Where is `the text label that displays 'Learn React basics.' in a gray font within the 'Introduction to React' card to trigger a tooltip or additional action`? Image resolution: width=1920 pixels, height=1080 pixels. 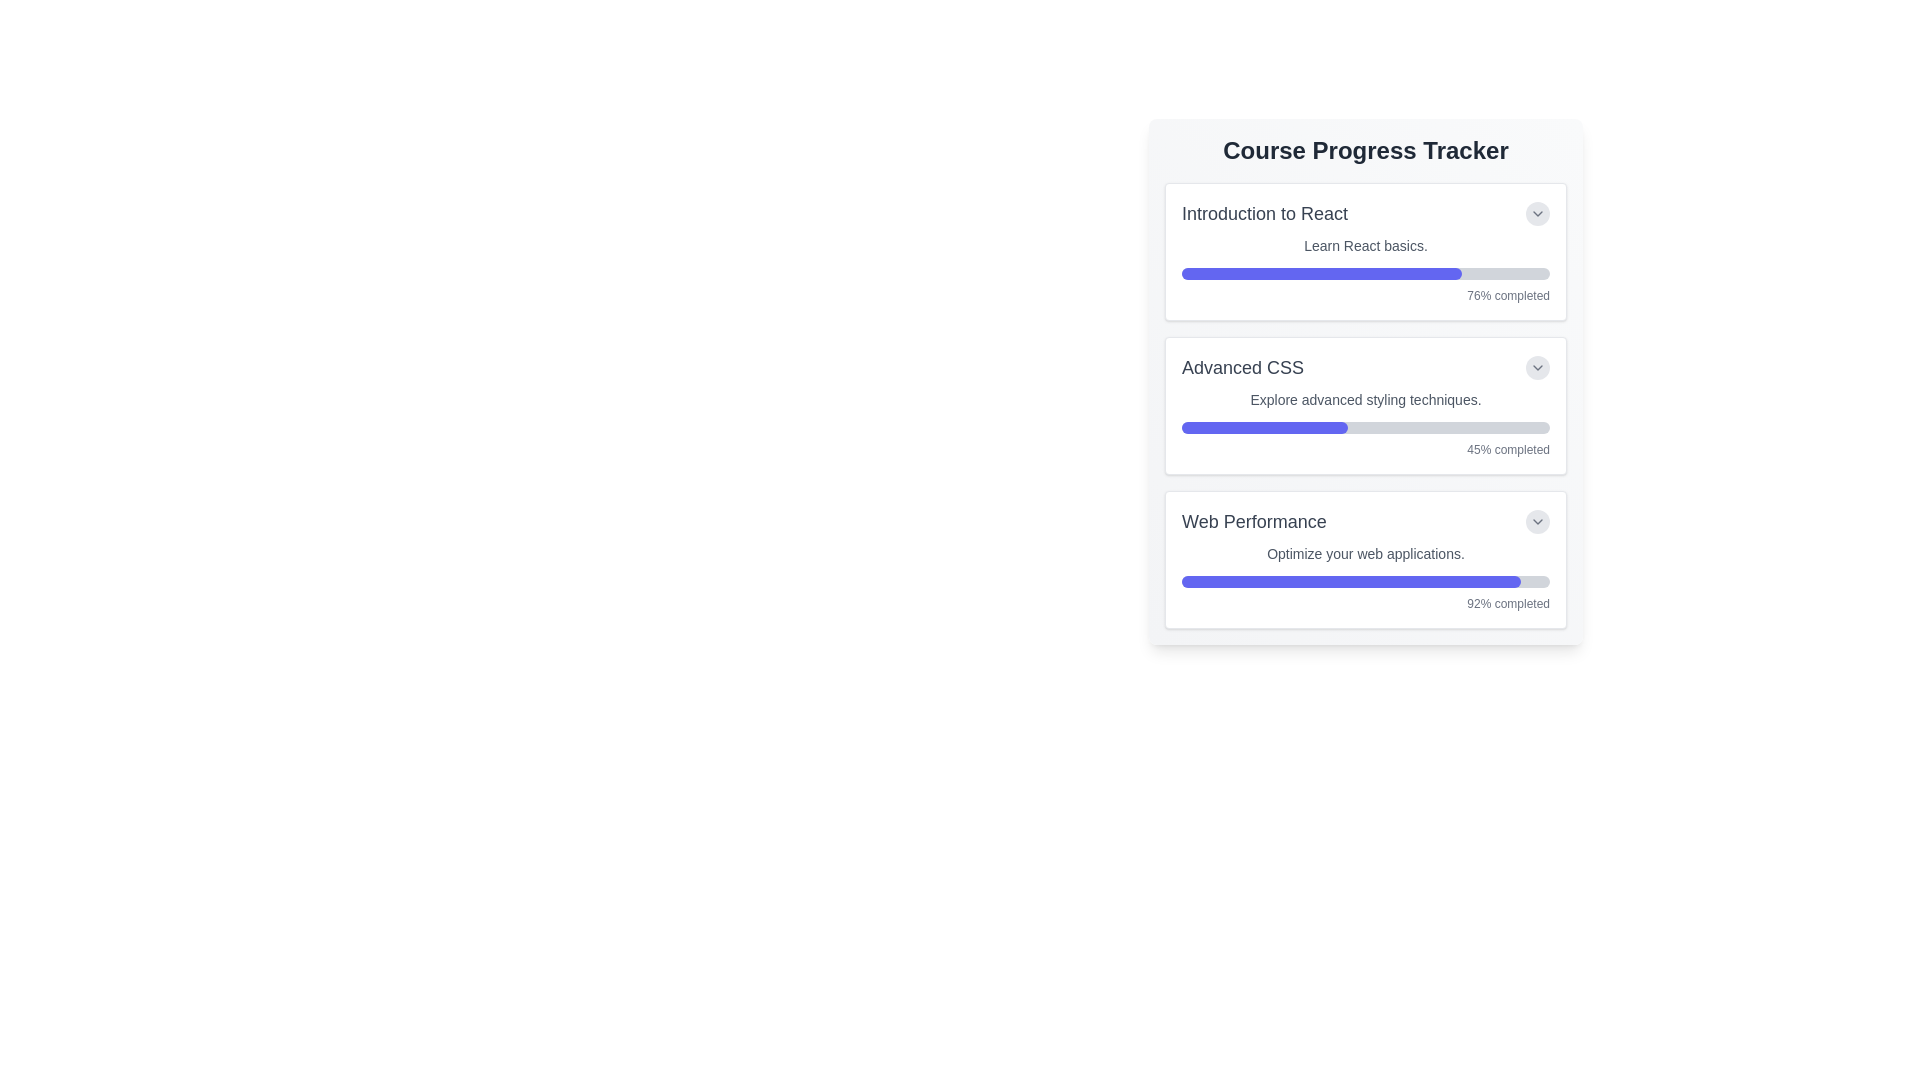 the text label that displays 'Learn React basics.' in a gray font within the 'Introduction to React' card to trigger a tooltip or additional action is located at coordinates (1365, 245).